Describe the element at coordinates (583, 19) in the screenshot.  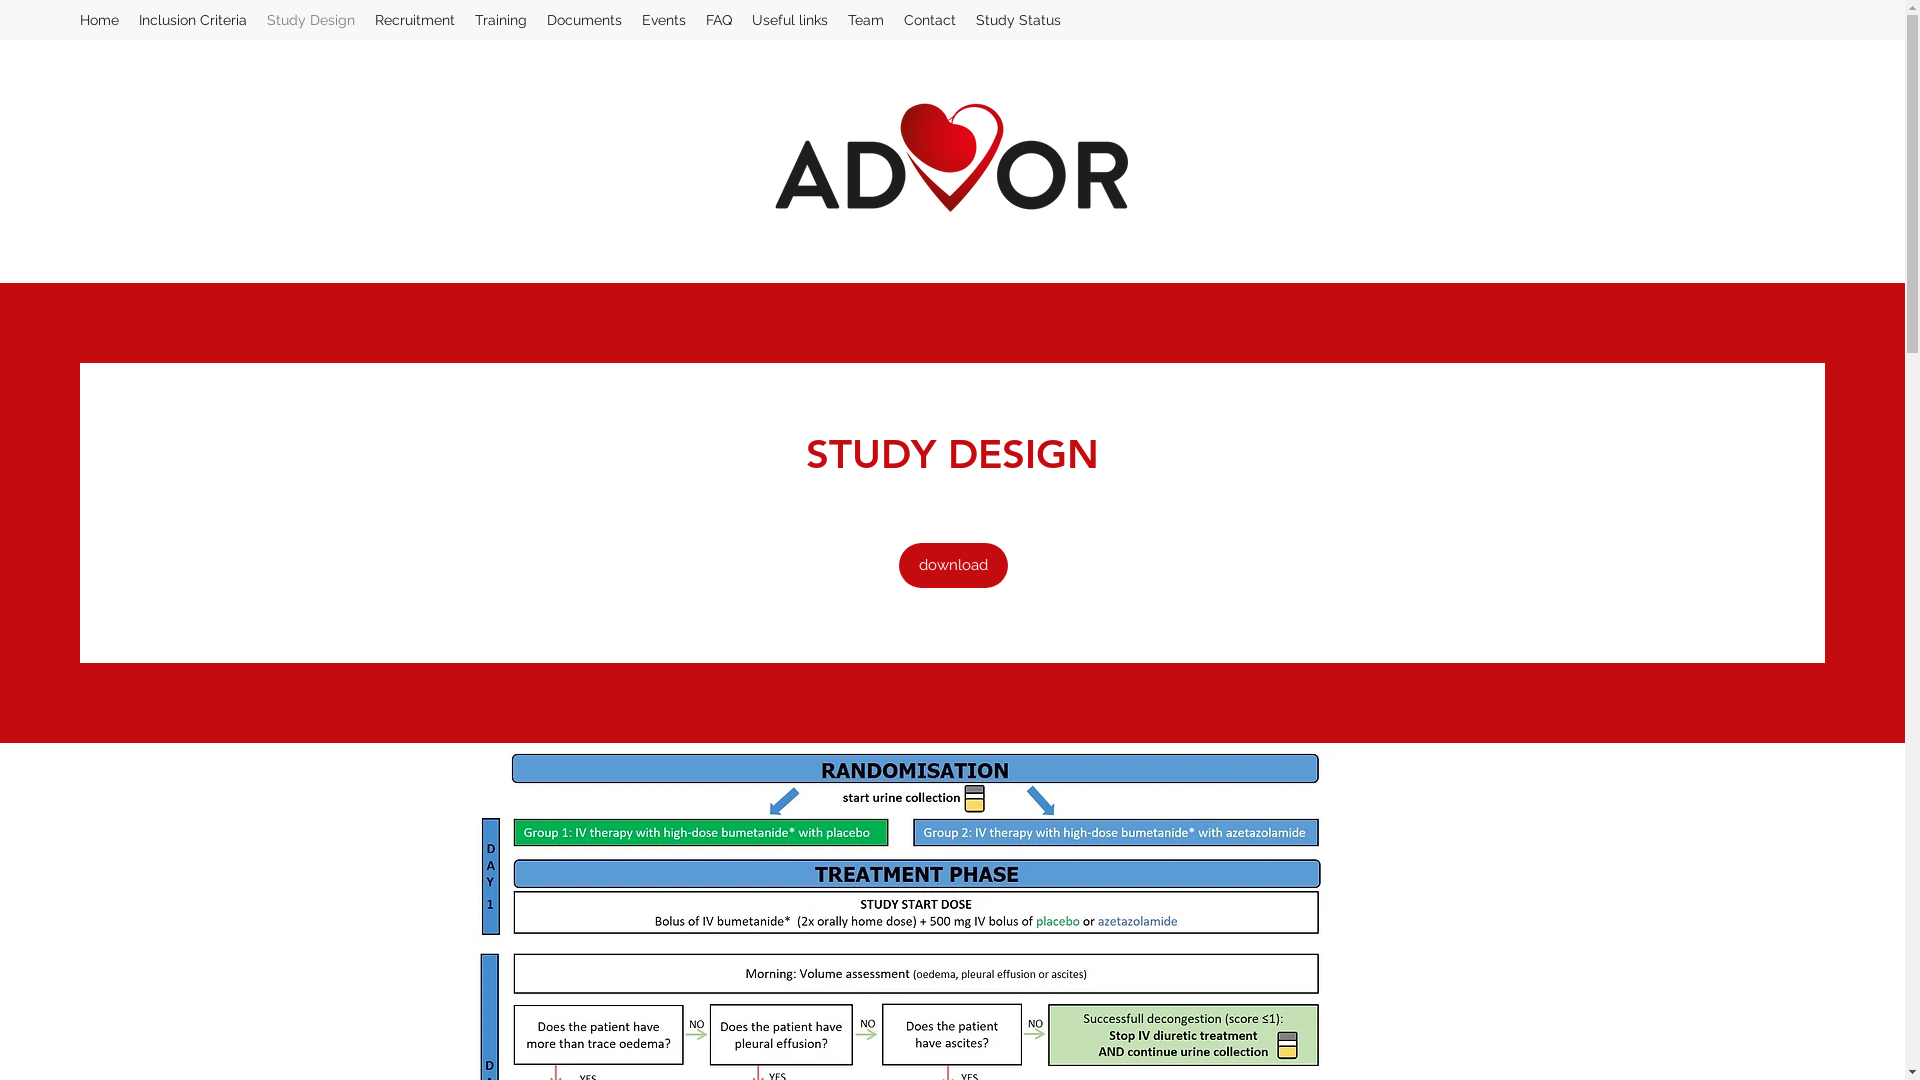
I see `'Documents'` at that location.